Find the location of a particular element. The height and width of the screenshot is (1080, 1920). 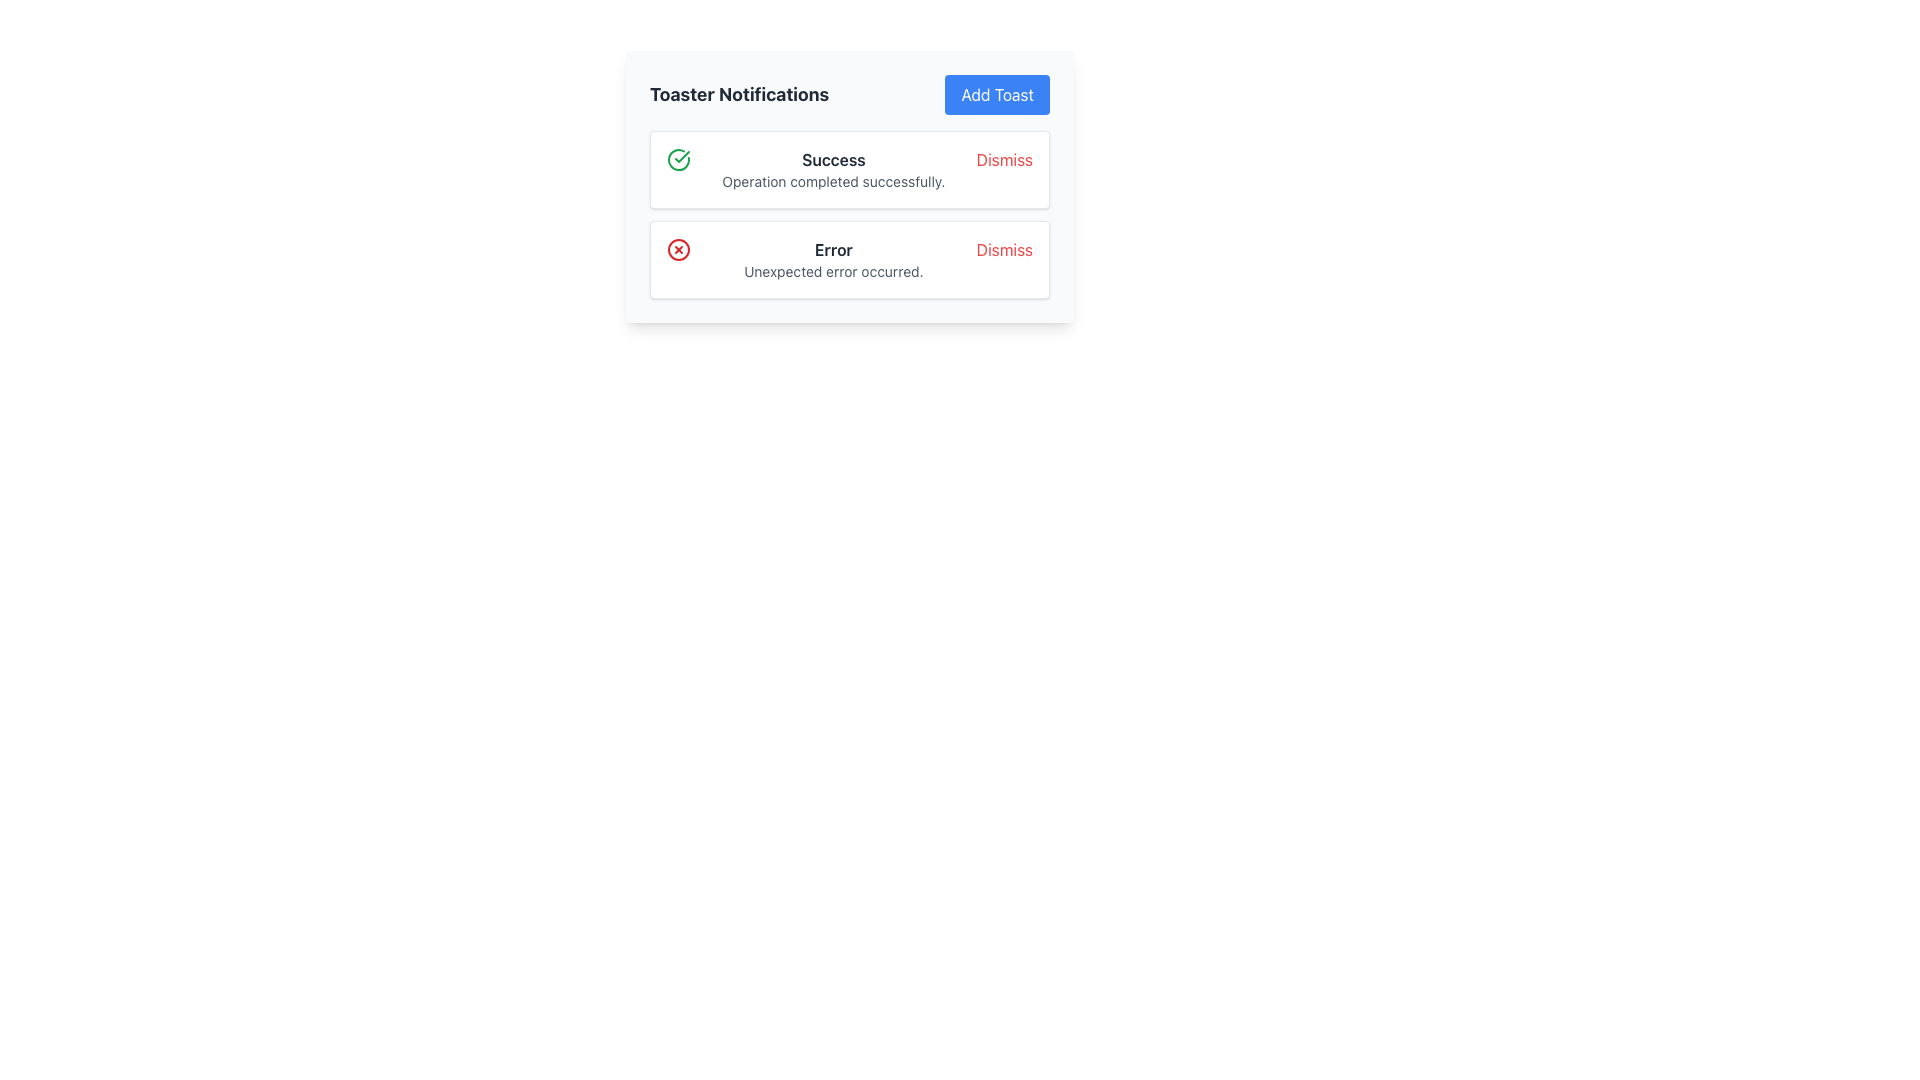

text label that serves as the header for the notification message indicating an issue, which is labeled 'ErrorUnexpected error occurred.' is located at coordinates (833, 249).